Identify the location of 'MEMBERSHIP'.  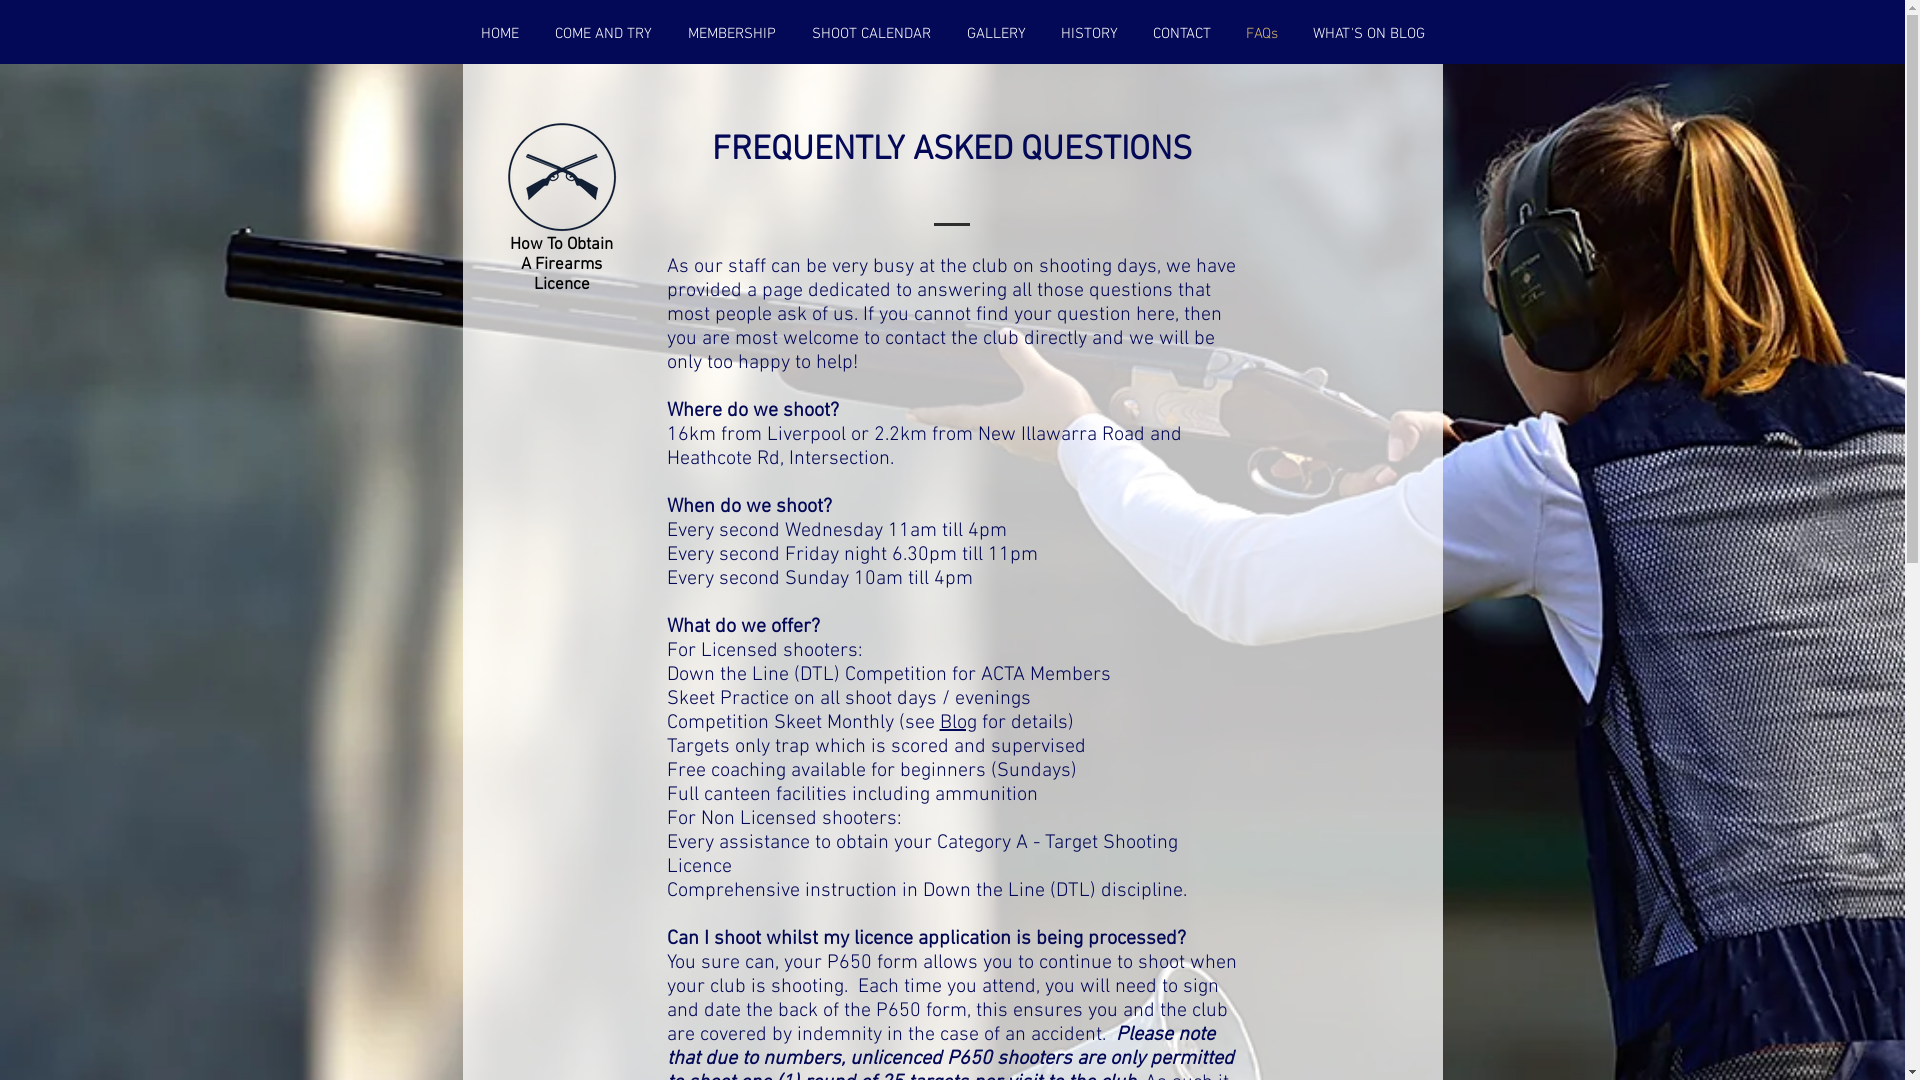
(670, 34).